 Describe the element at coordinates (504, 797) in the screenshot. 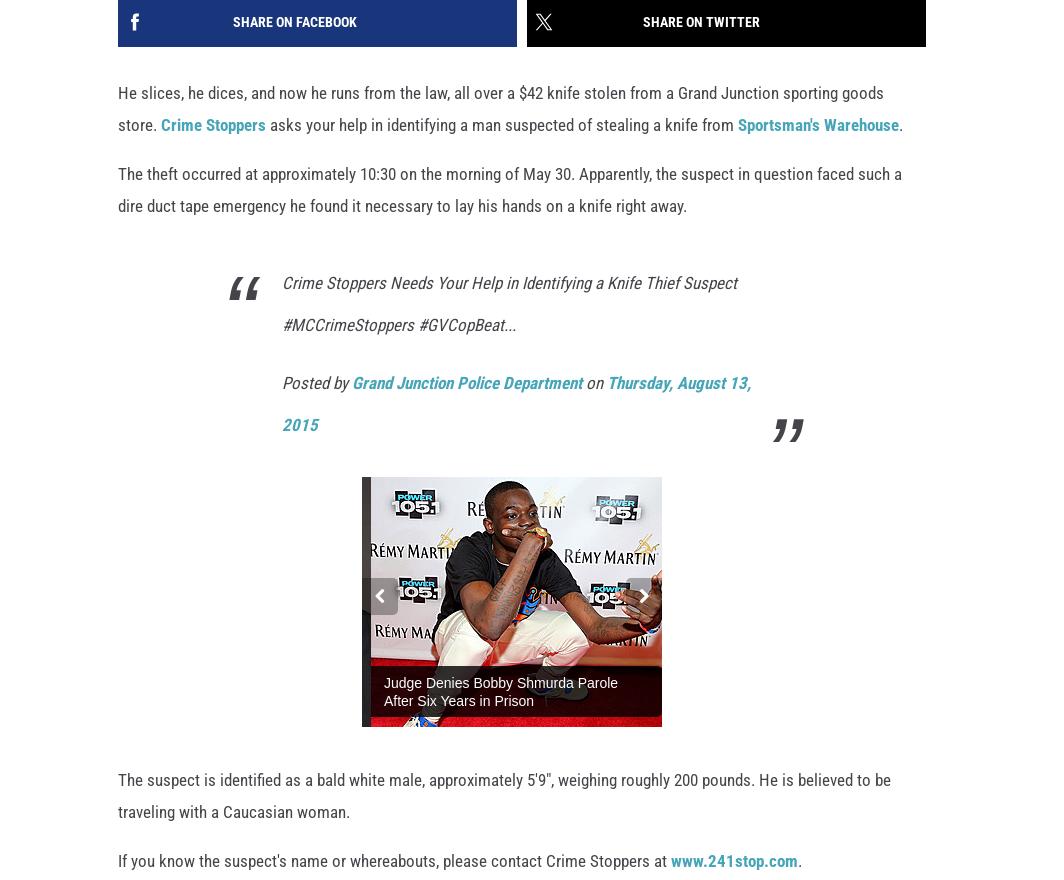

I see `'The suspect is identified as a bald white male, approximately 5'9", weighing roughly 200 pounds. He is believed to be traveling with a Caucasian woman.'` at that location.